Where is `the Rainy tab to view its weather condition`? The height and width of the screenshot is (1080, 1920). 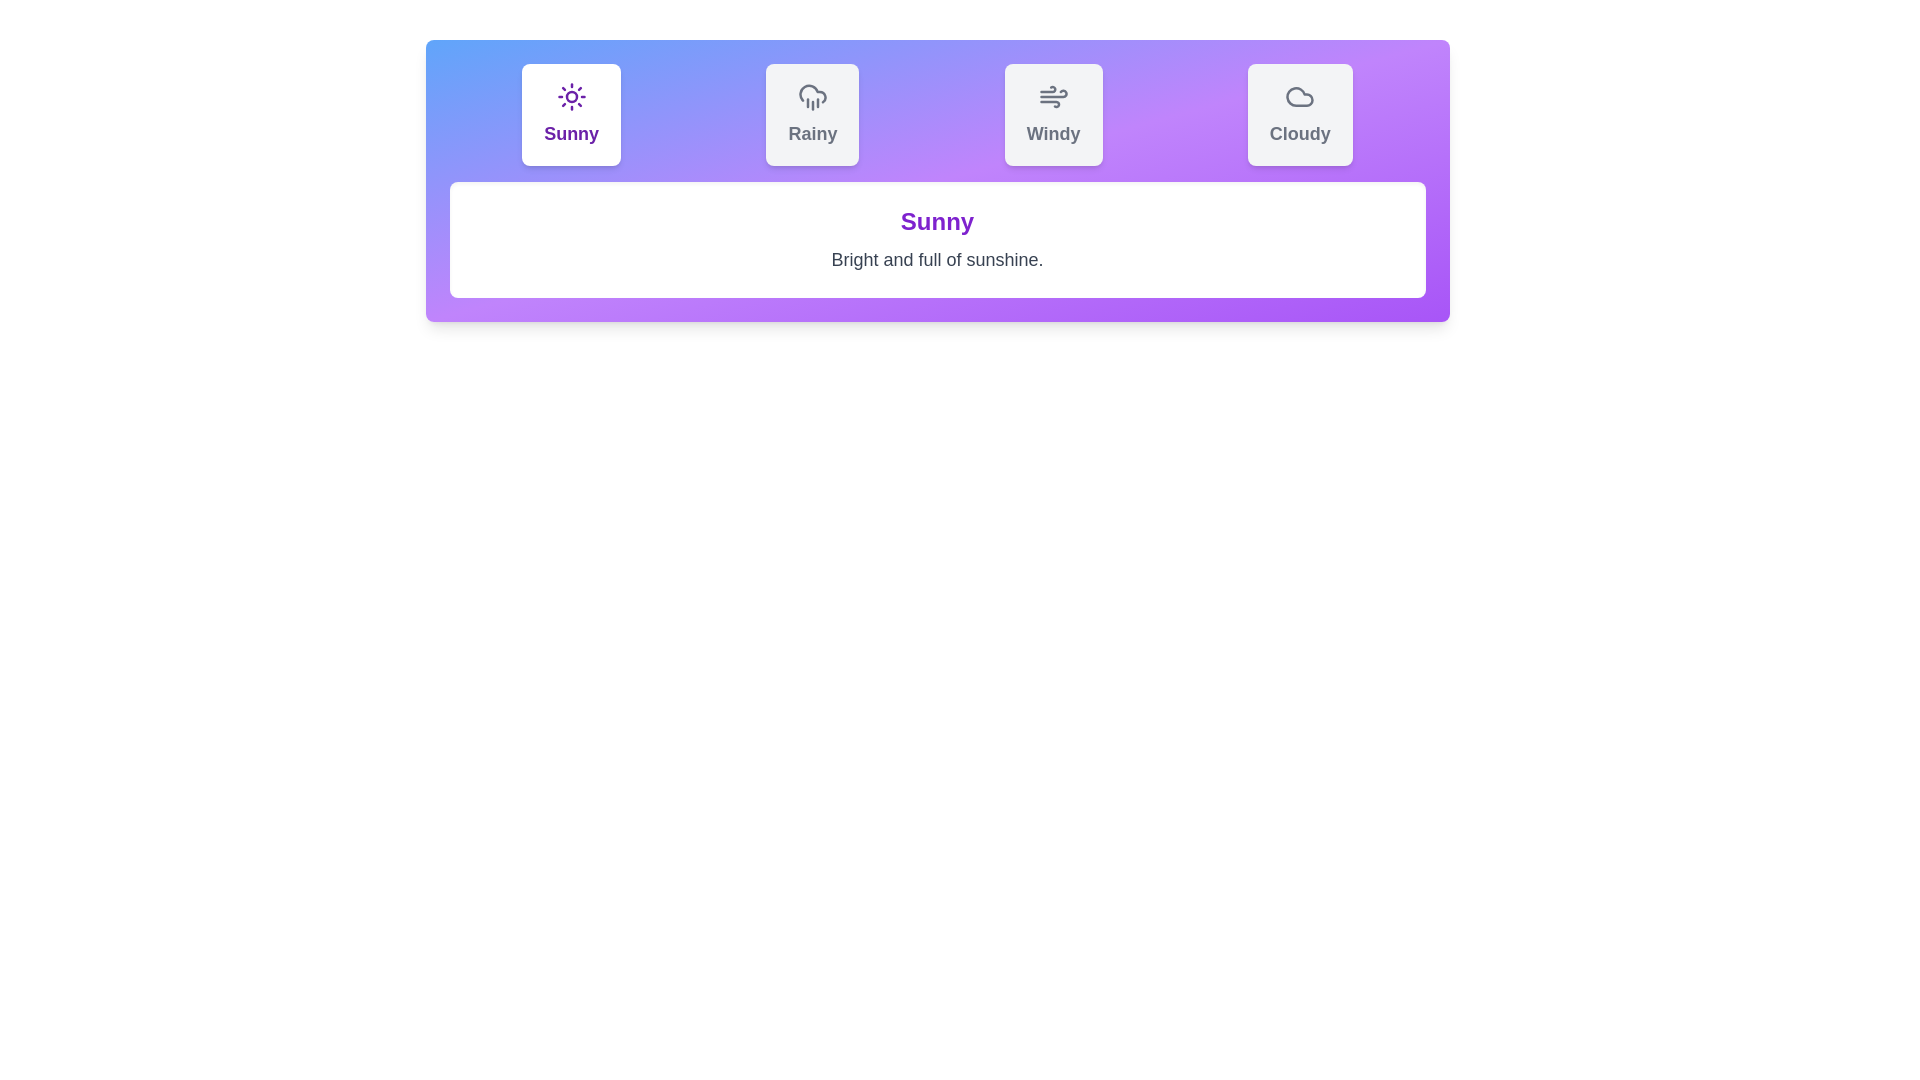 the Rainy tab to view its weather condition is located at coordinates (812, 115).